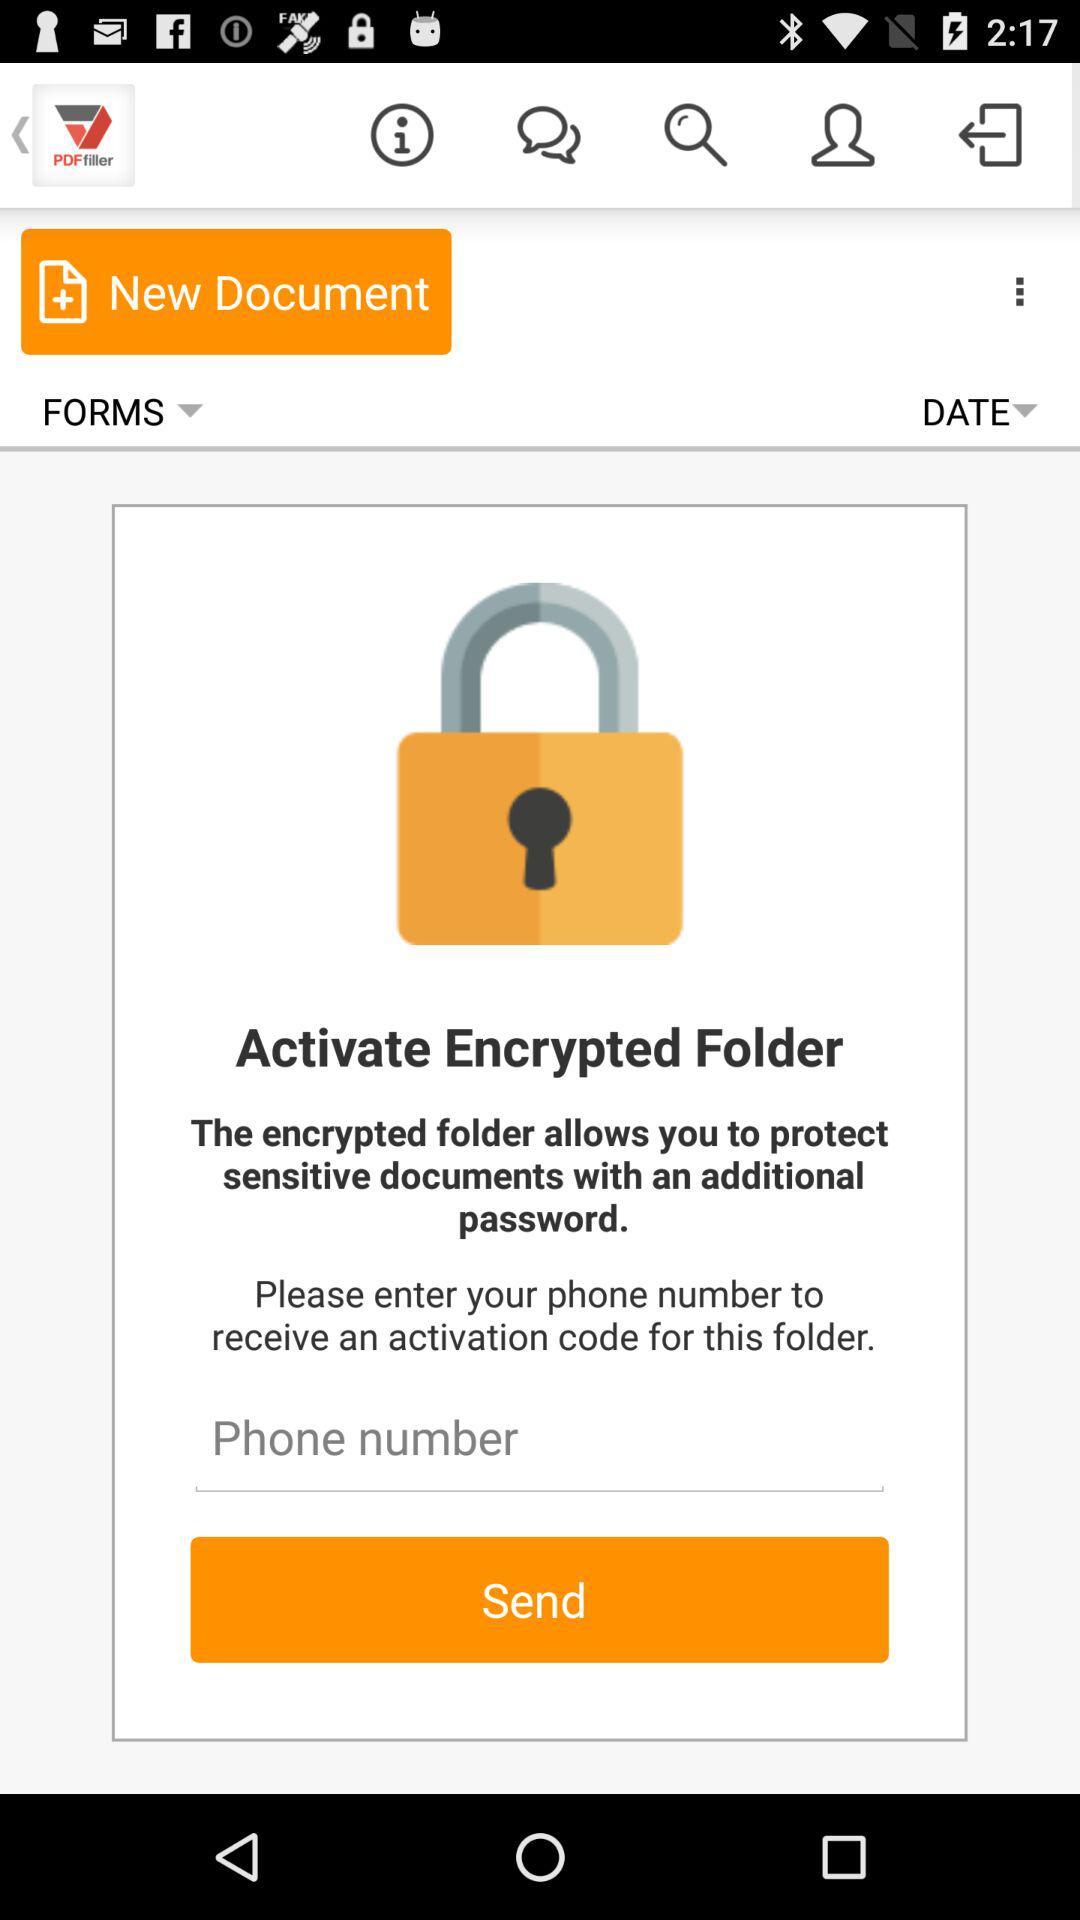  I want to click on the icon next to forms, so click(978, 410).